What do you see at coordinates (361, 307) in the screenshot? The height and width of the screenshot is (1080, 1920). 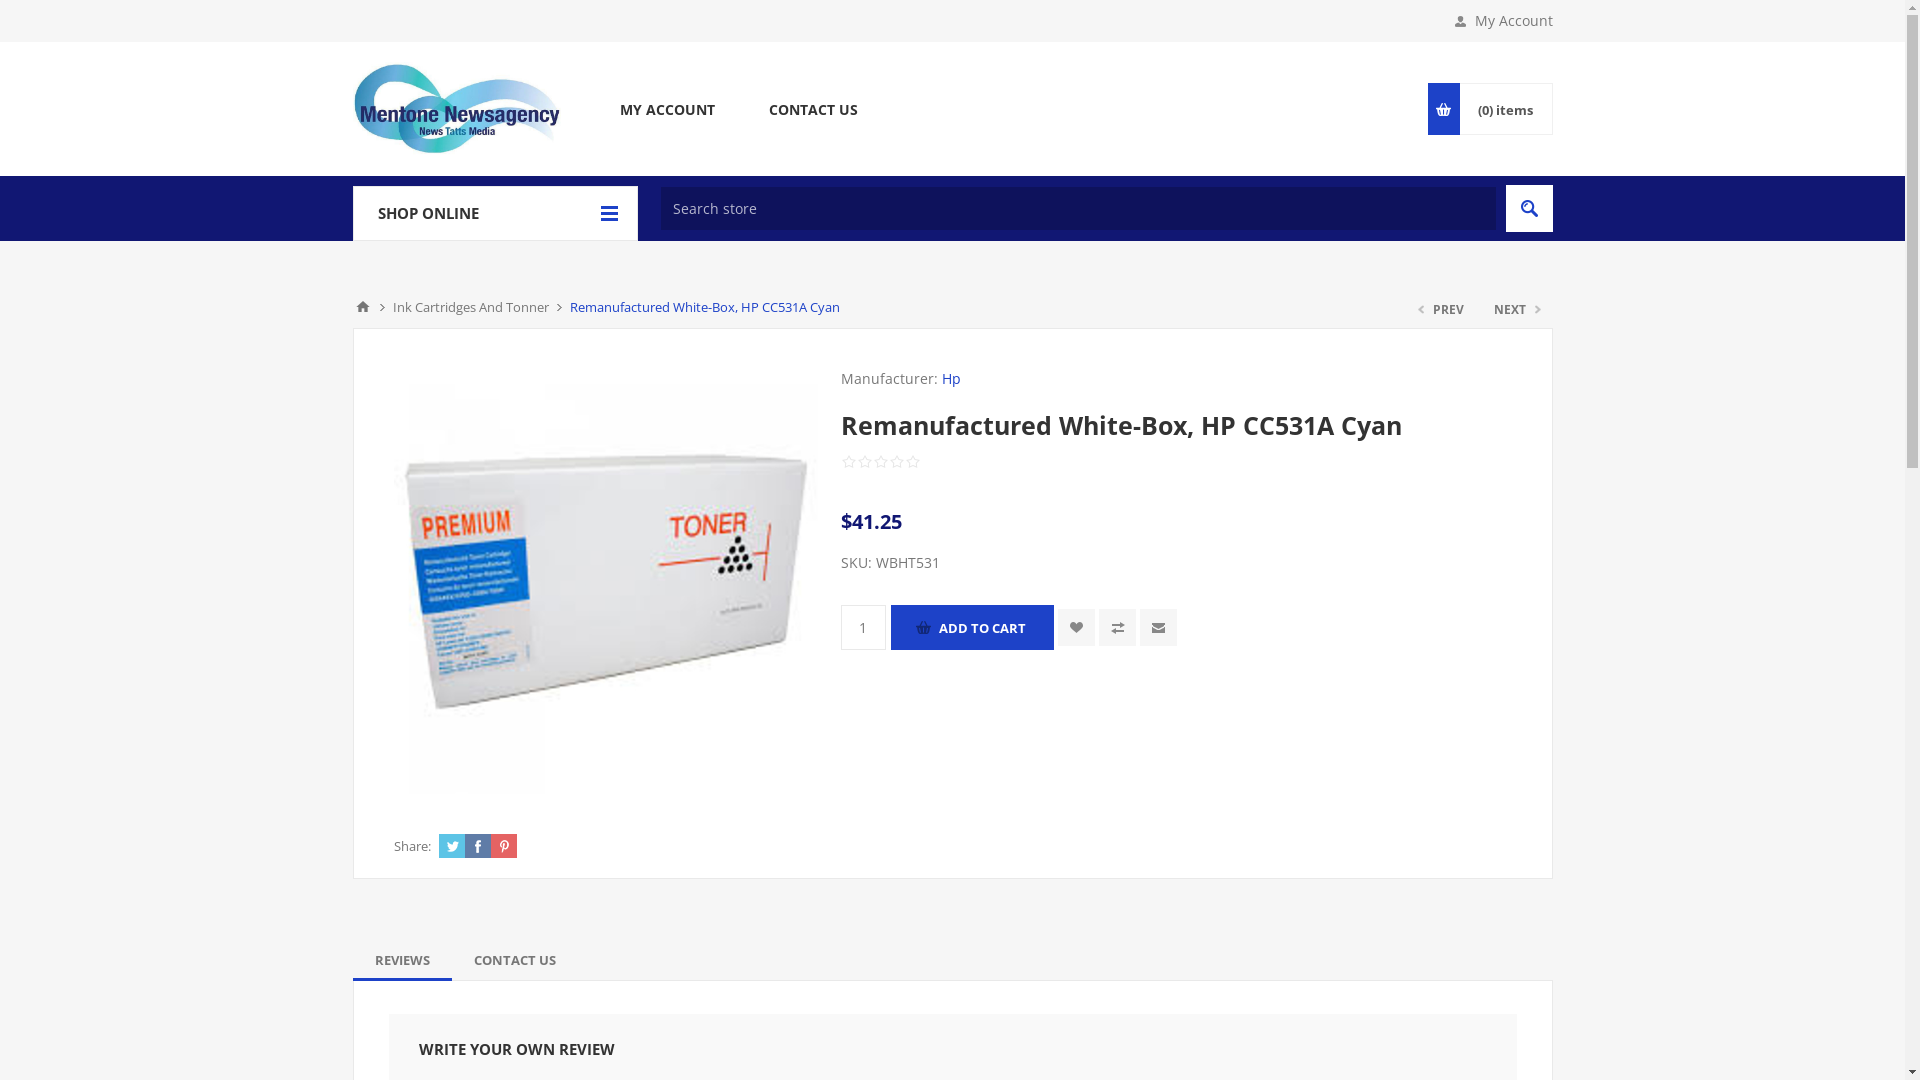 I see `'Home'` at bounding box center [361, 307].